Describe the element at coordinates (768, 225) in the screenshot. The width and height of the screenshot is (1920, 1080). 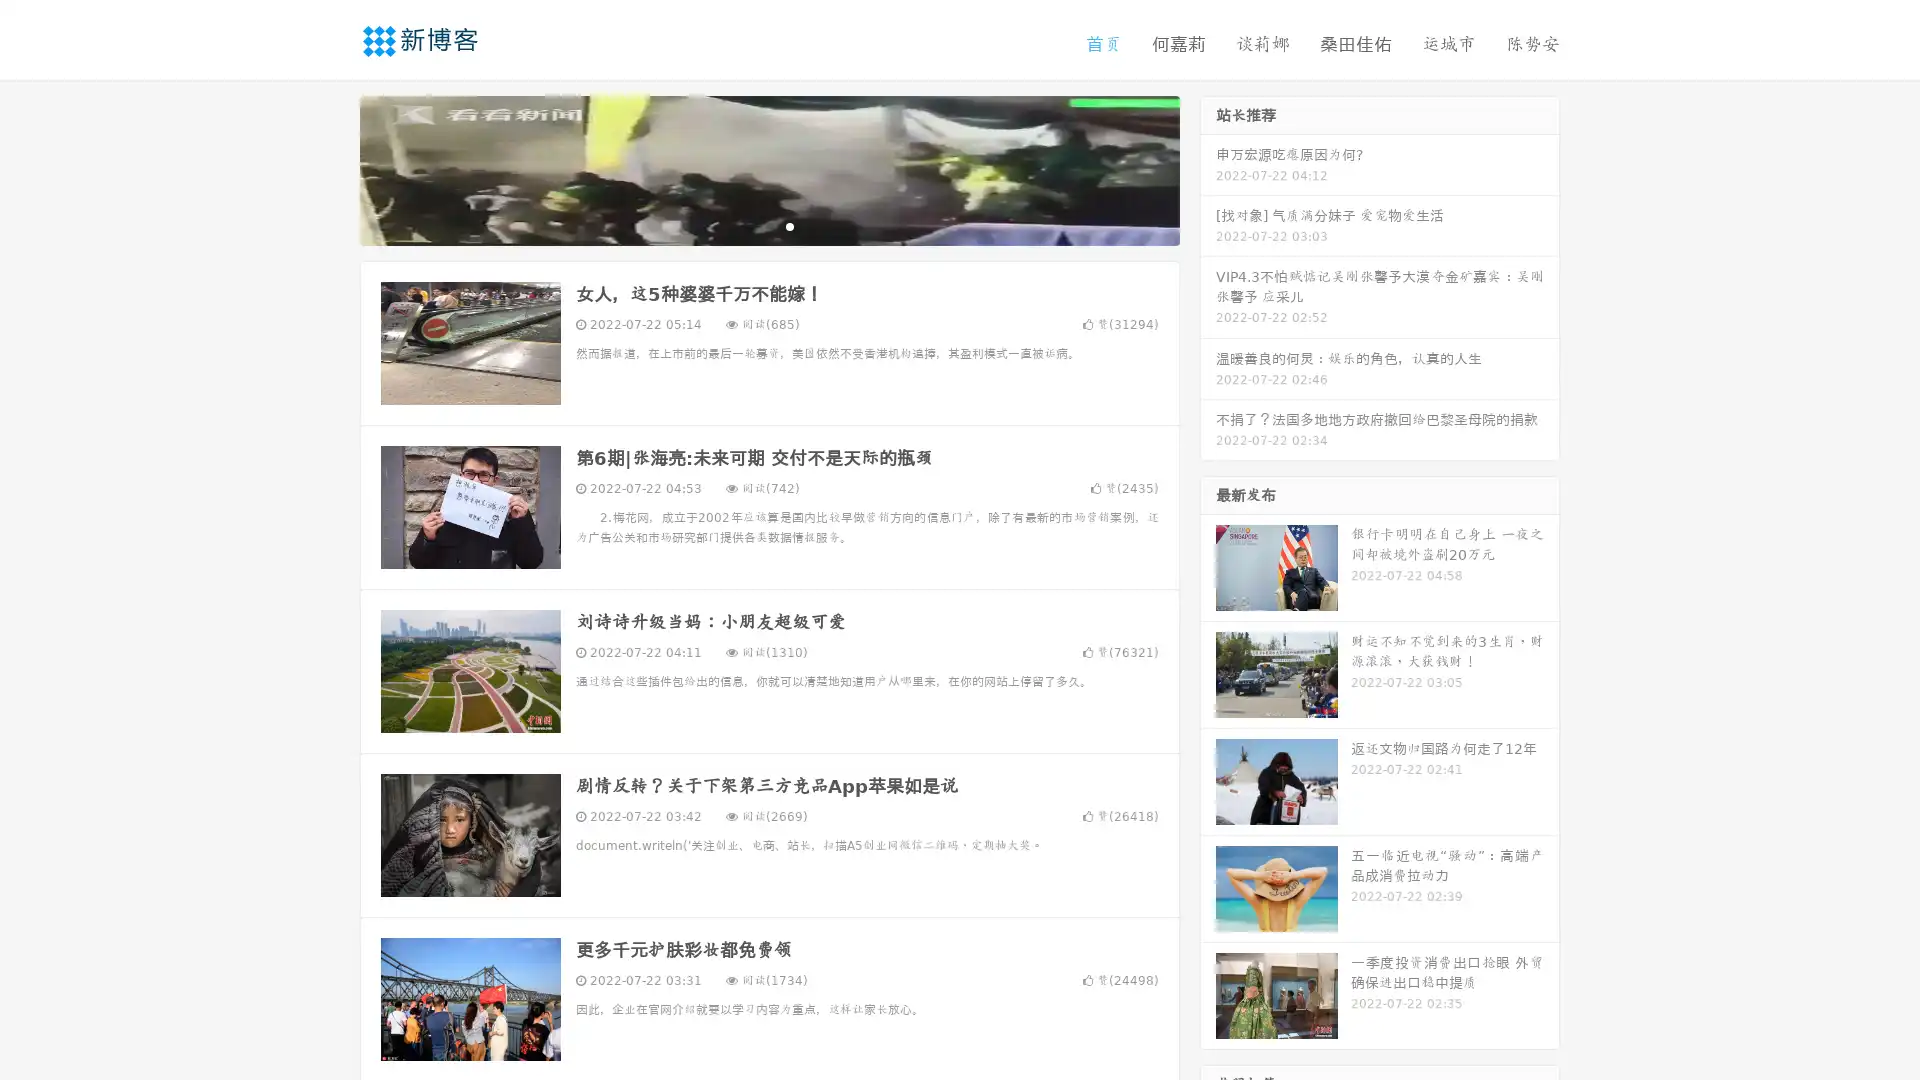
I see `Go to slide 2` at that location.